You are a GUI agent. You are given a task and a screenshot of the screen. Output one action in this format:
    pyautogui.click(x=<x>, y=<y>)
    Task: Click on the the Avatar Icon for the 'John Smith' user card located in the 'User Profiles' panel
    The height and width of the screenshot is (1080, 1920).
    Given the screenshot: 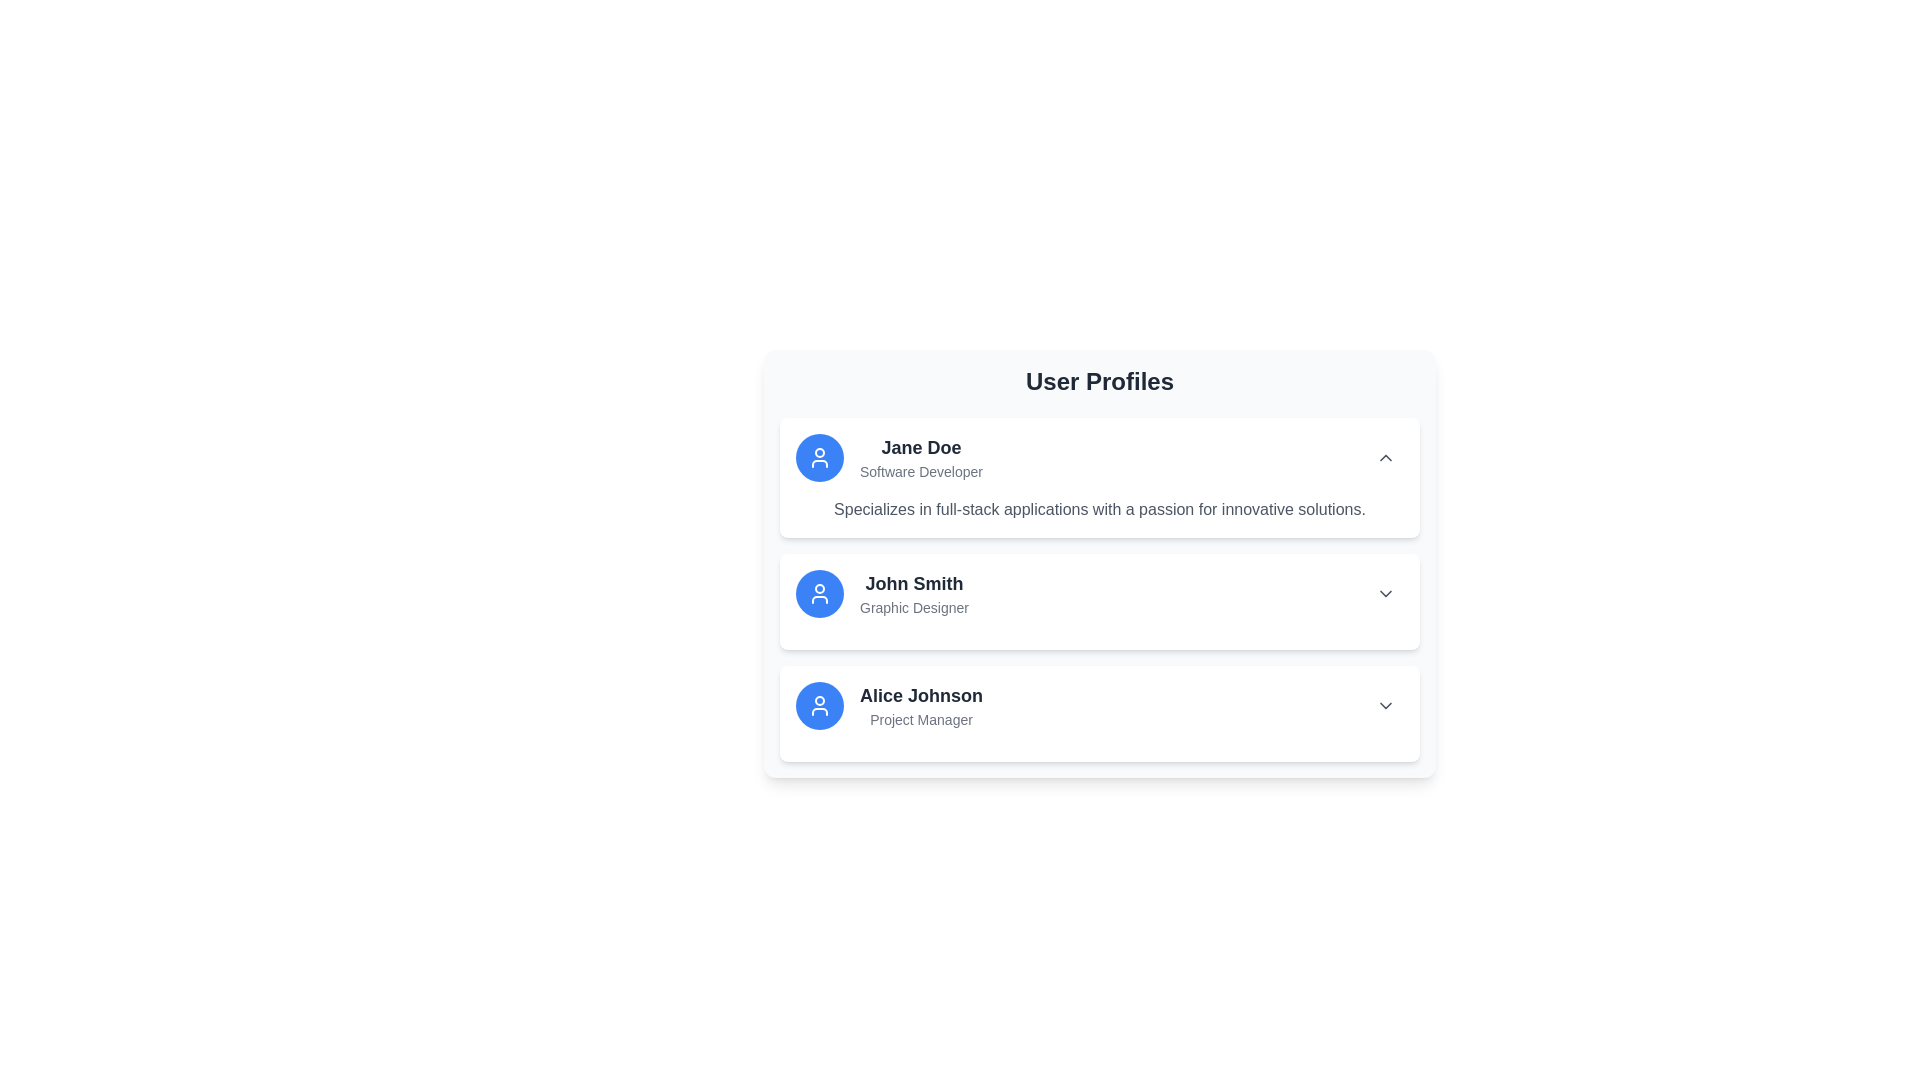 What is the action you would take?
    pyautogui.click(x=820, y=593)
    